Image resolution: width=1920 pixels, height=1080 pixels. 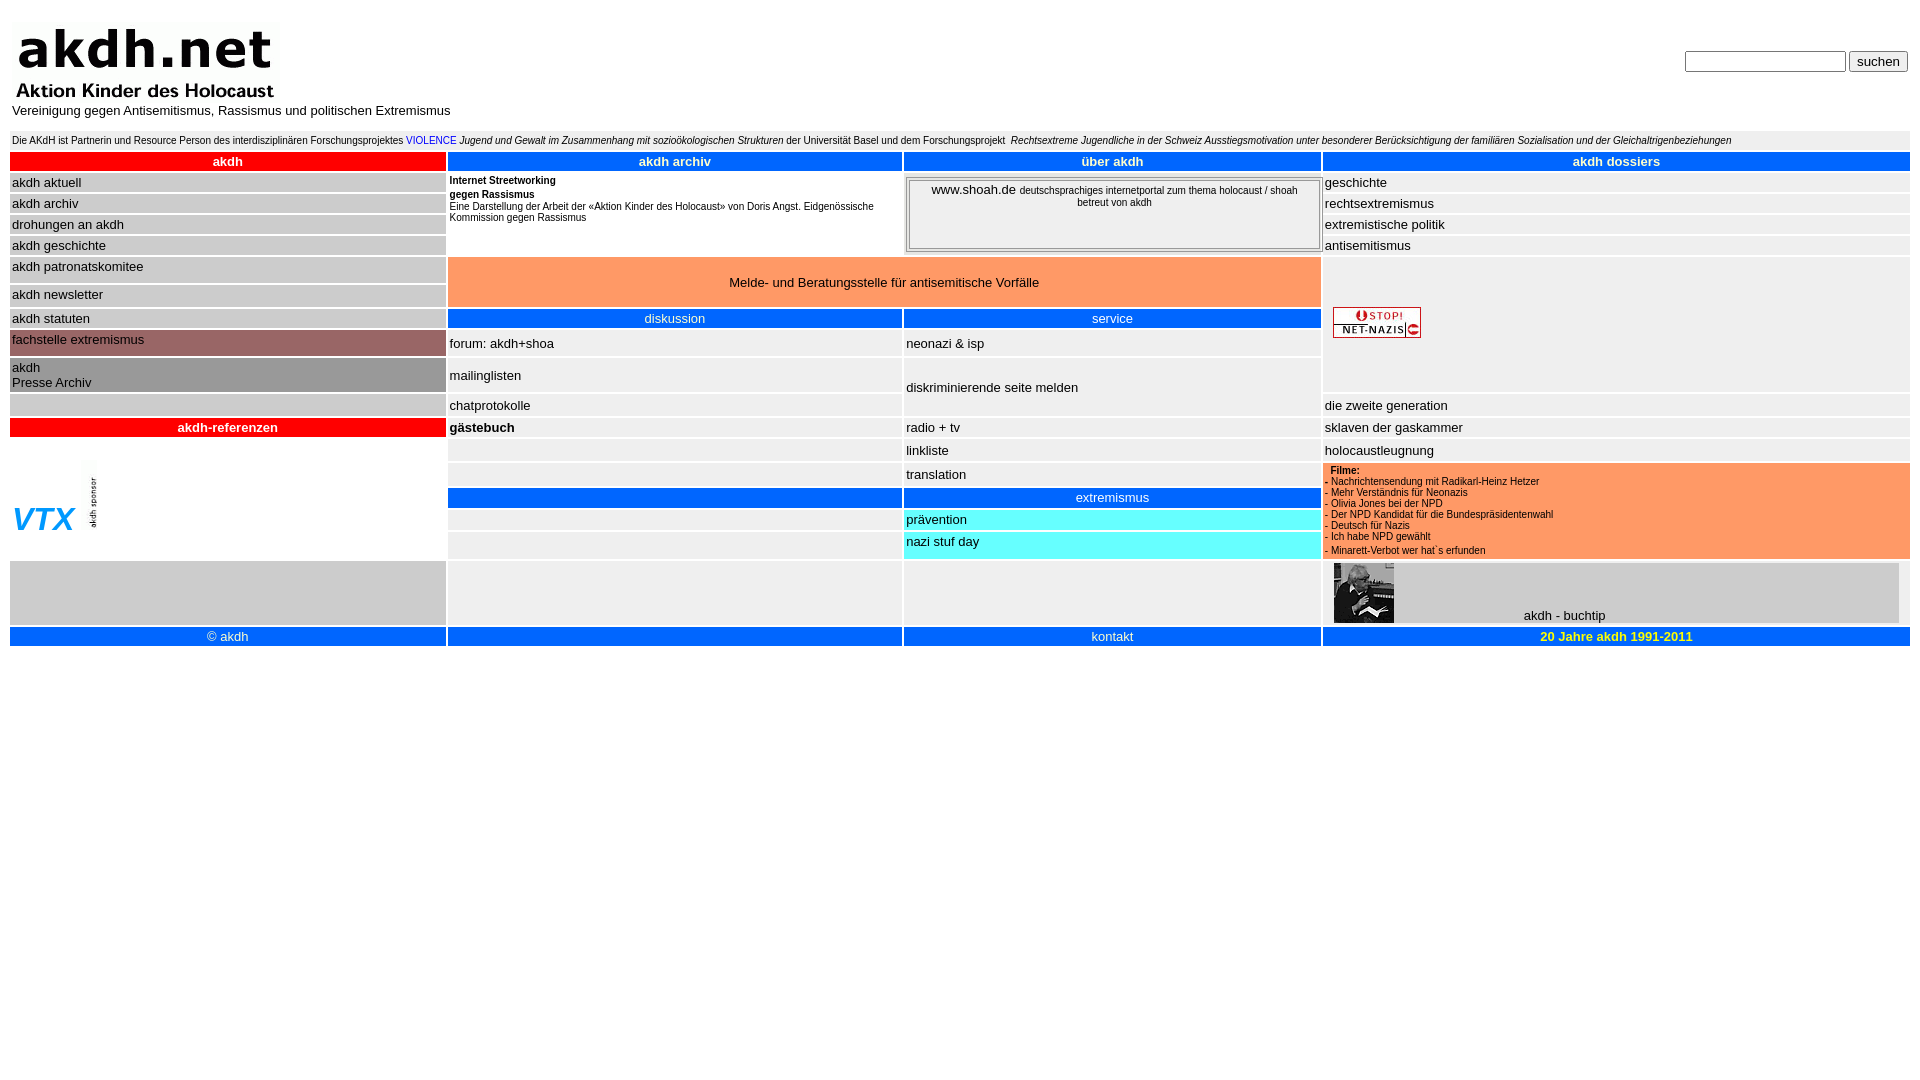 I want to click on 'translation', so click(x=935, y=474).